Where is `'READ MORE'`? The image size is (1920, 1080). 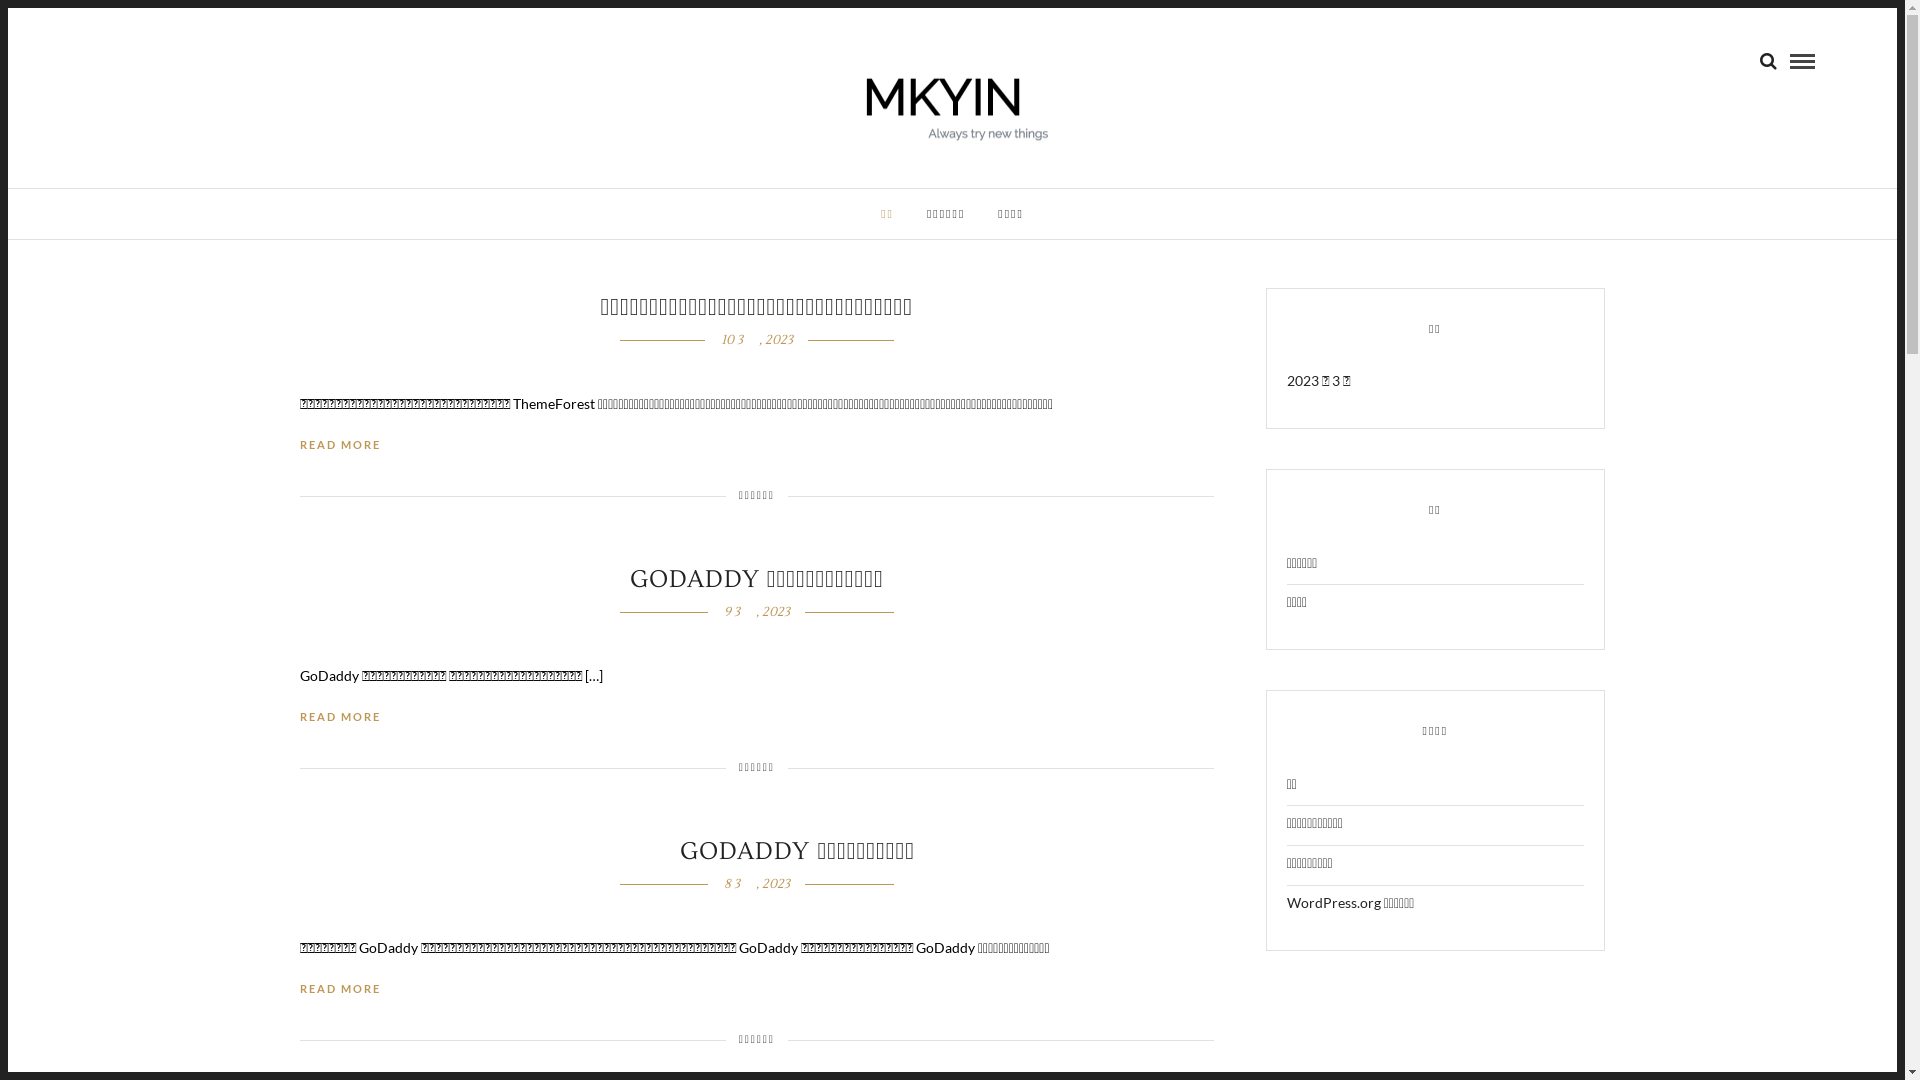
'READ MORE' is located at coordinates (340, 716).